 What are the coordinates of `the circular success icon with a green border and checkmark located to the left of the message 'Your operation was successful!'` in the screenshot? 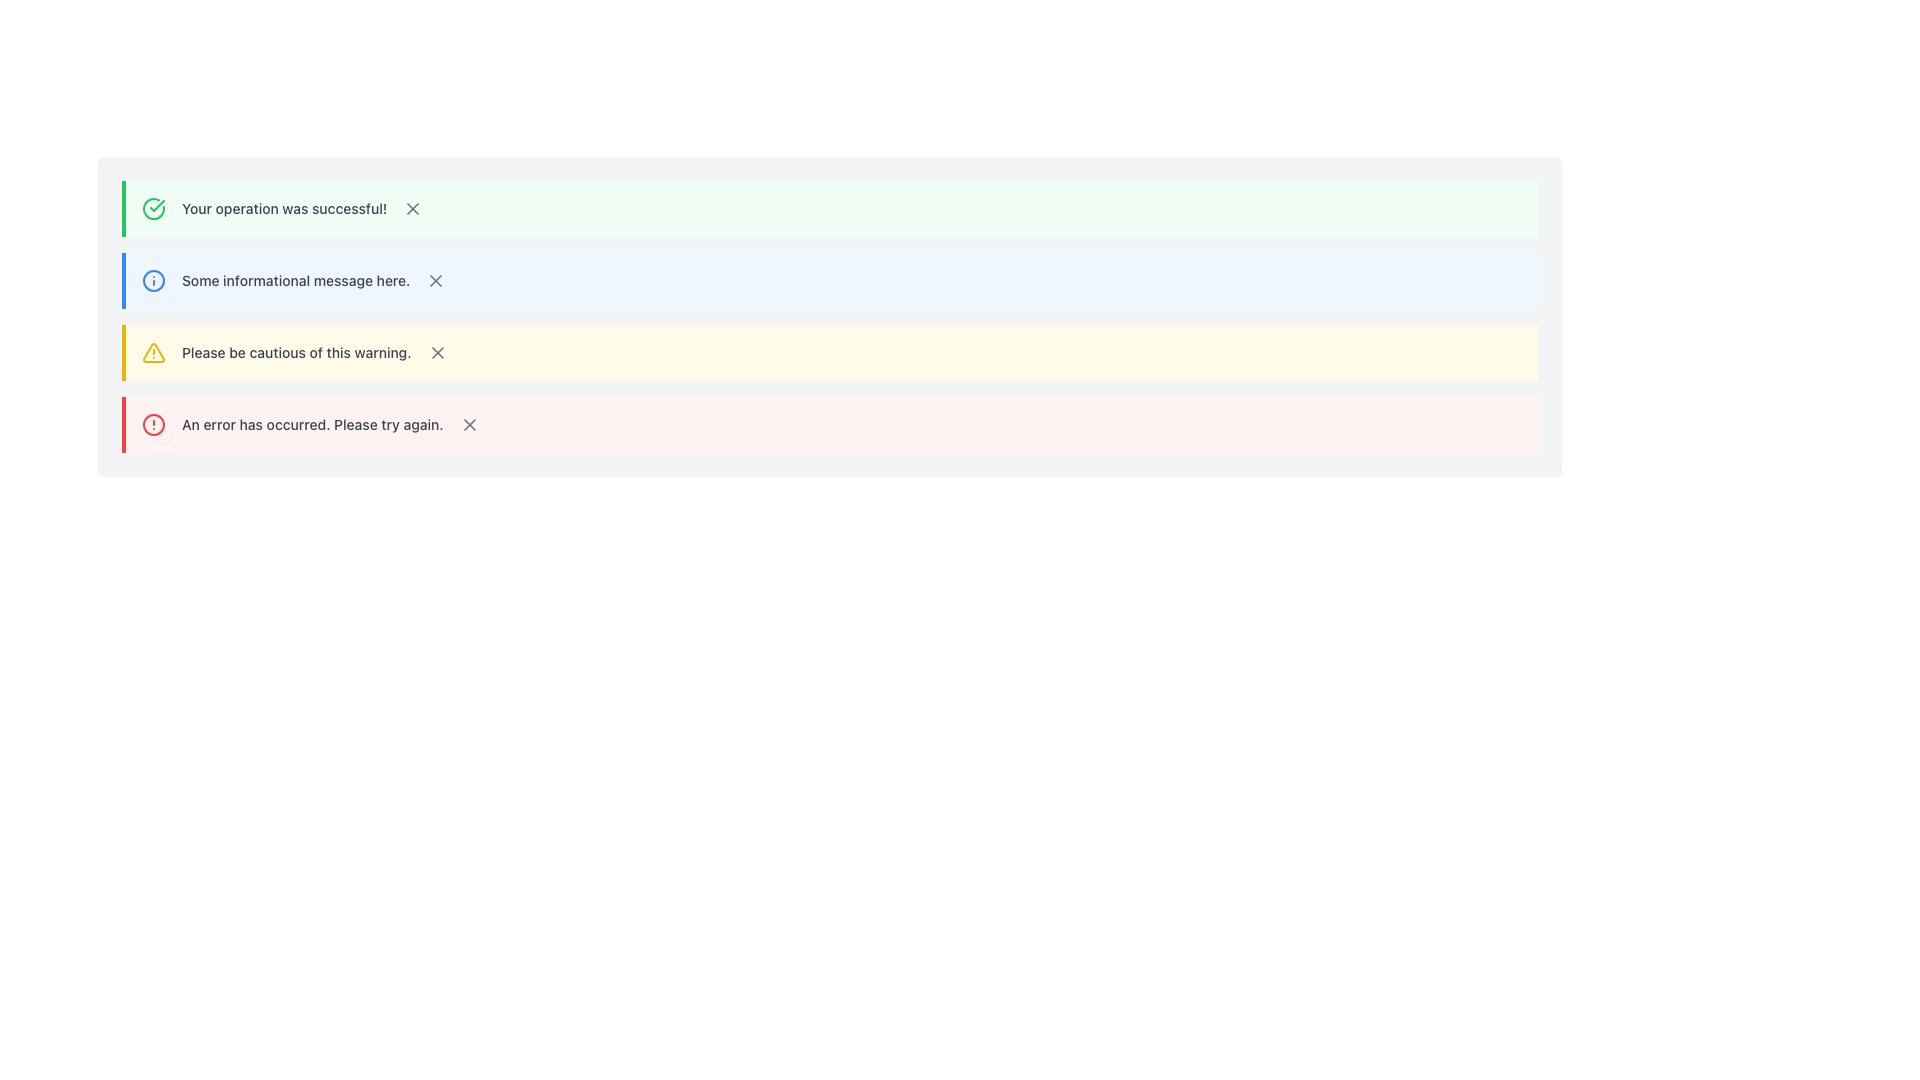 It's located at (152, 208).